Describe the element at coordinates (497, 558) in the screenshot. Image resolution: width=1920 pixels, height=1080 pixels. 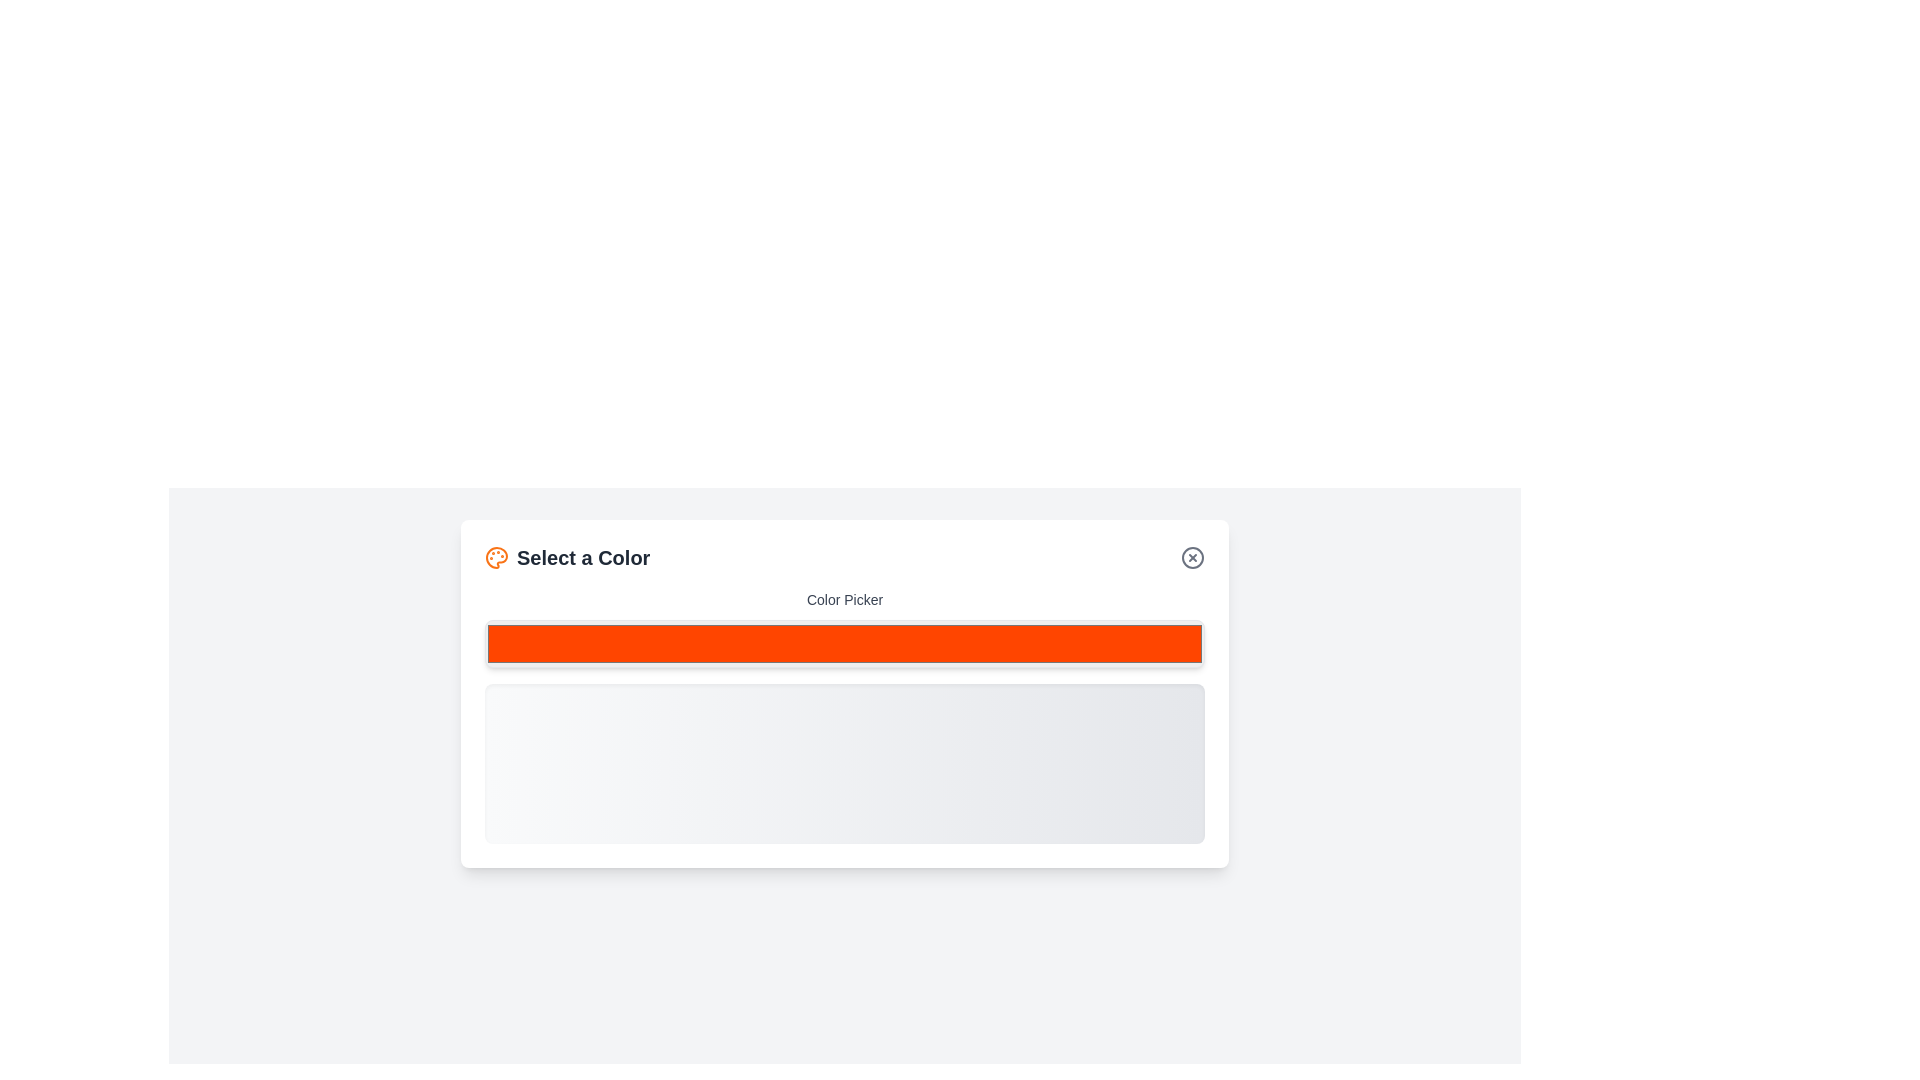
I see `the orange painter's palette icon located to the left of the 'Select a Color' text in the header section of the modal dialog` at that location.